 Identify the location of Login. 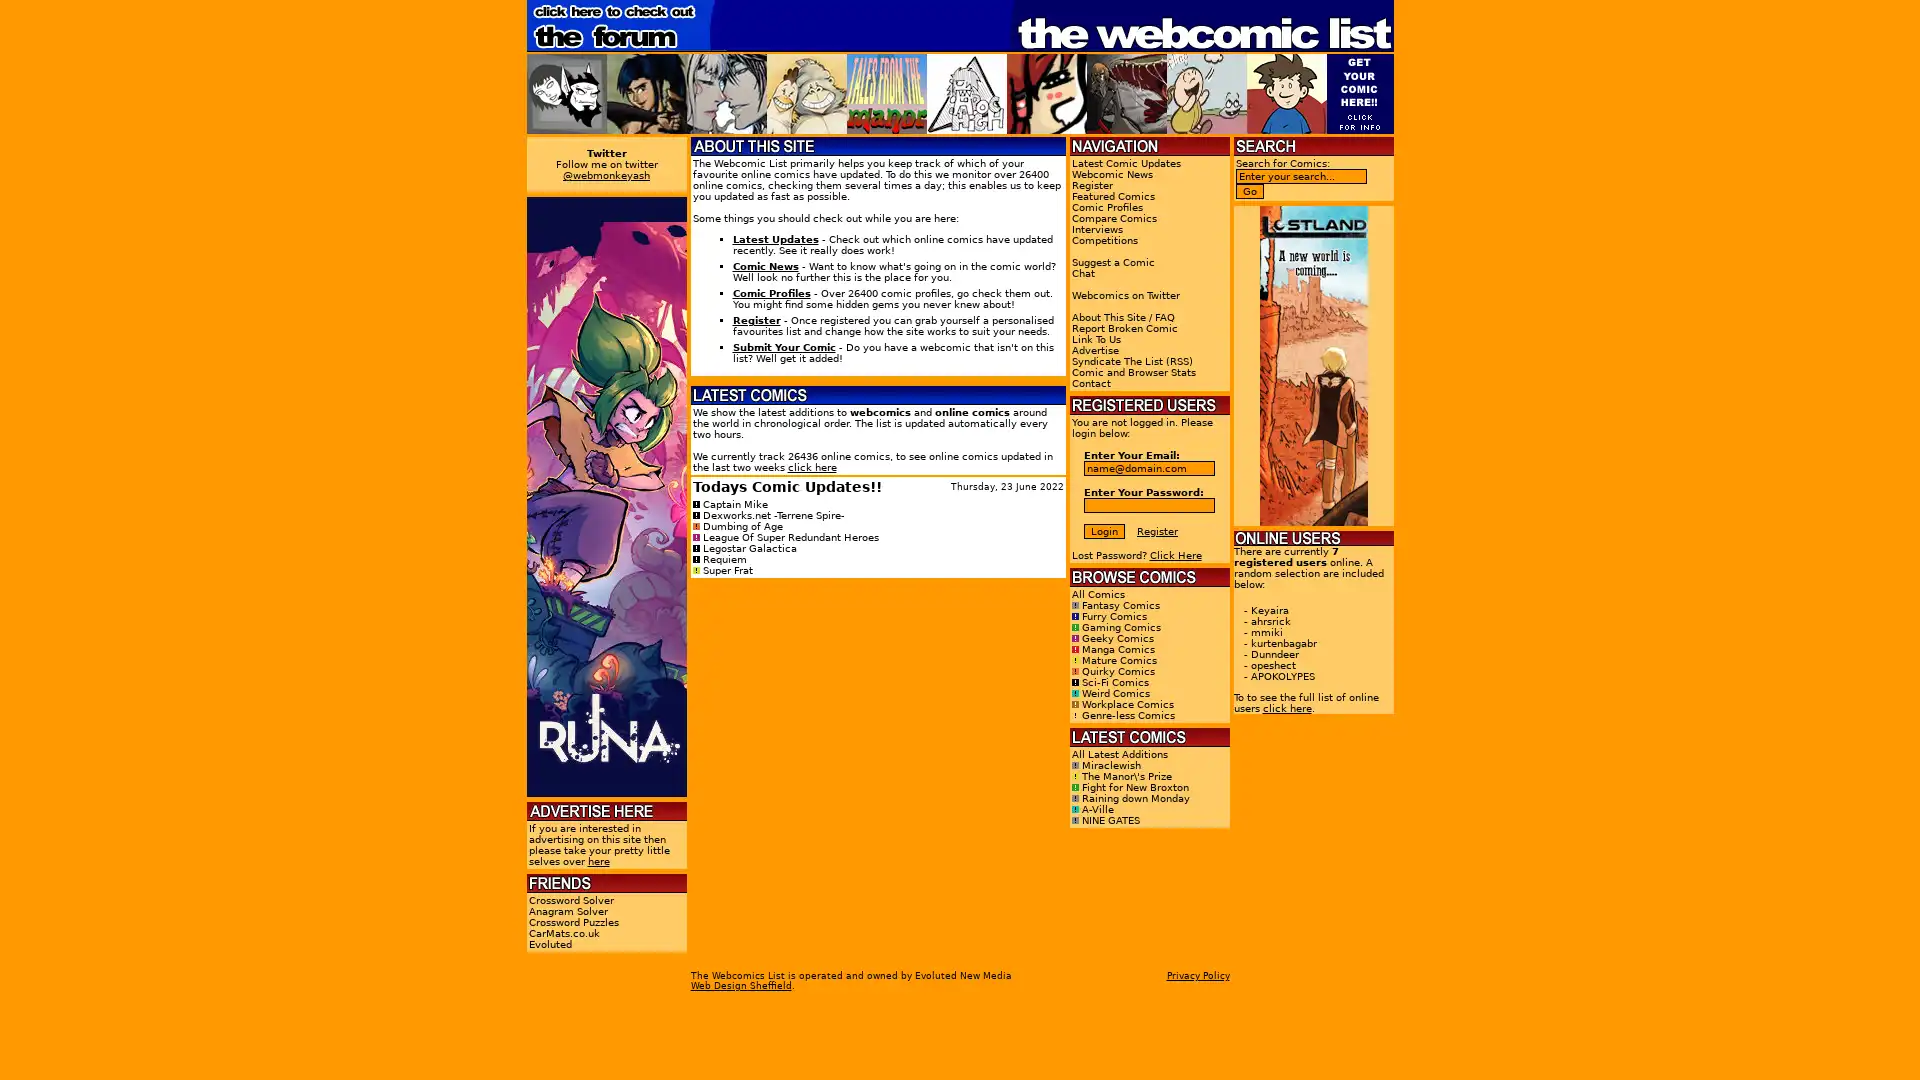
(1103, 530).